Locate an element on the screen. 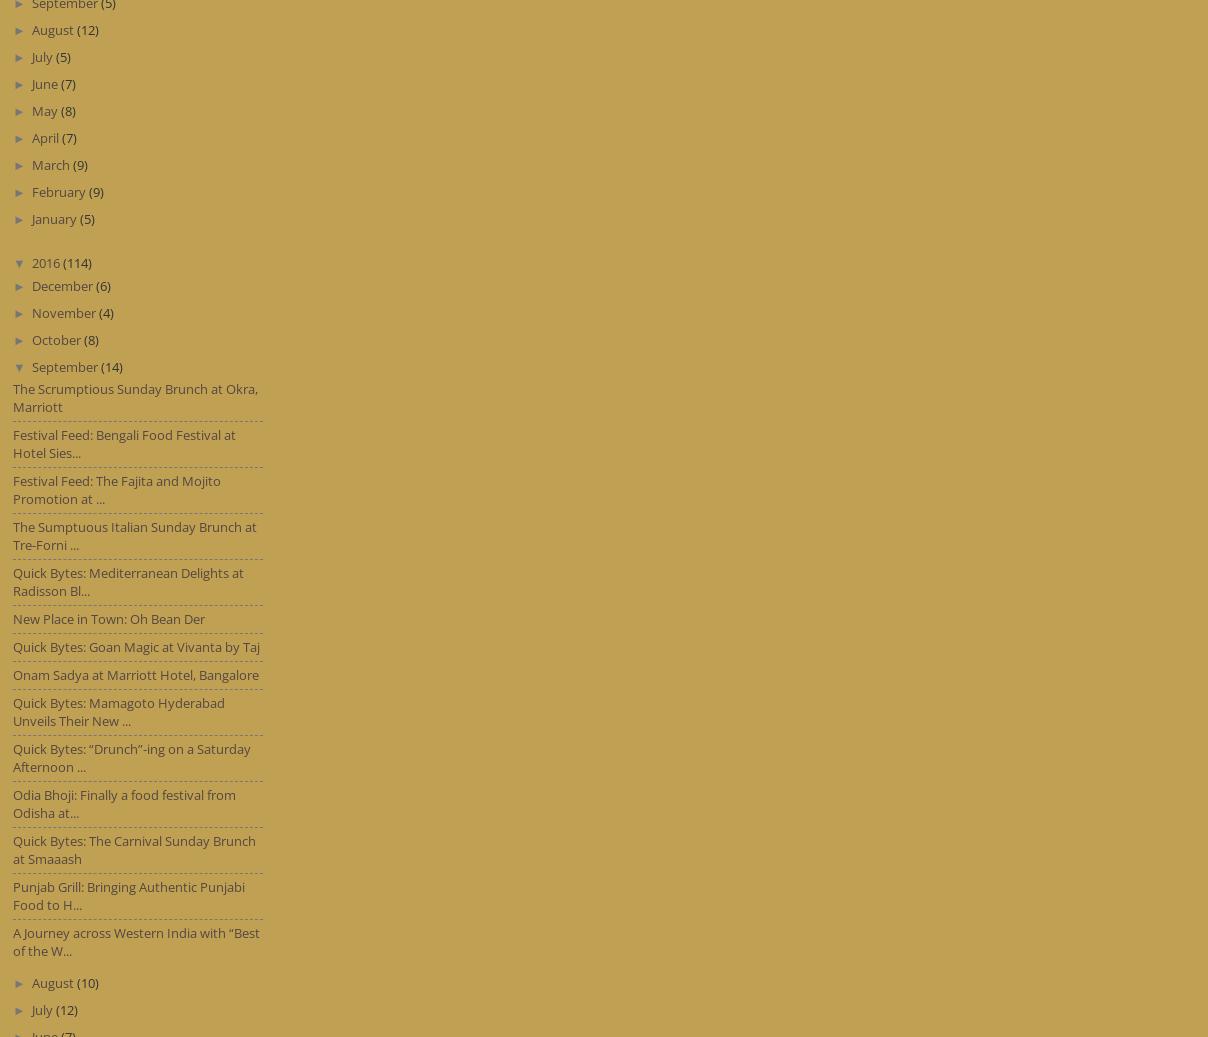  'Onam Sadya at Marriott Hotel, Bangalore' is located at coordinates (135, 674).